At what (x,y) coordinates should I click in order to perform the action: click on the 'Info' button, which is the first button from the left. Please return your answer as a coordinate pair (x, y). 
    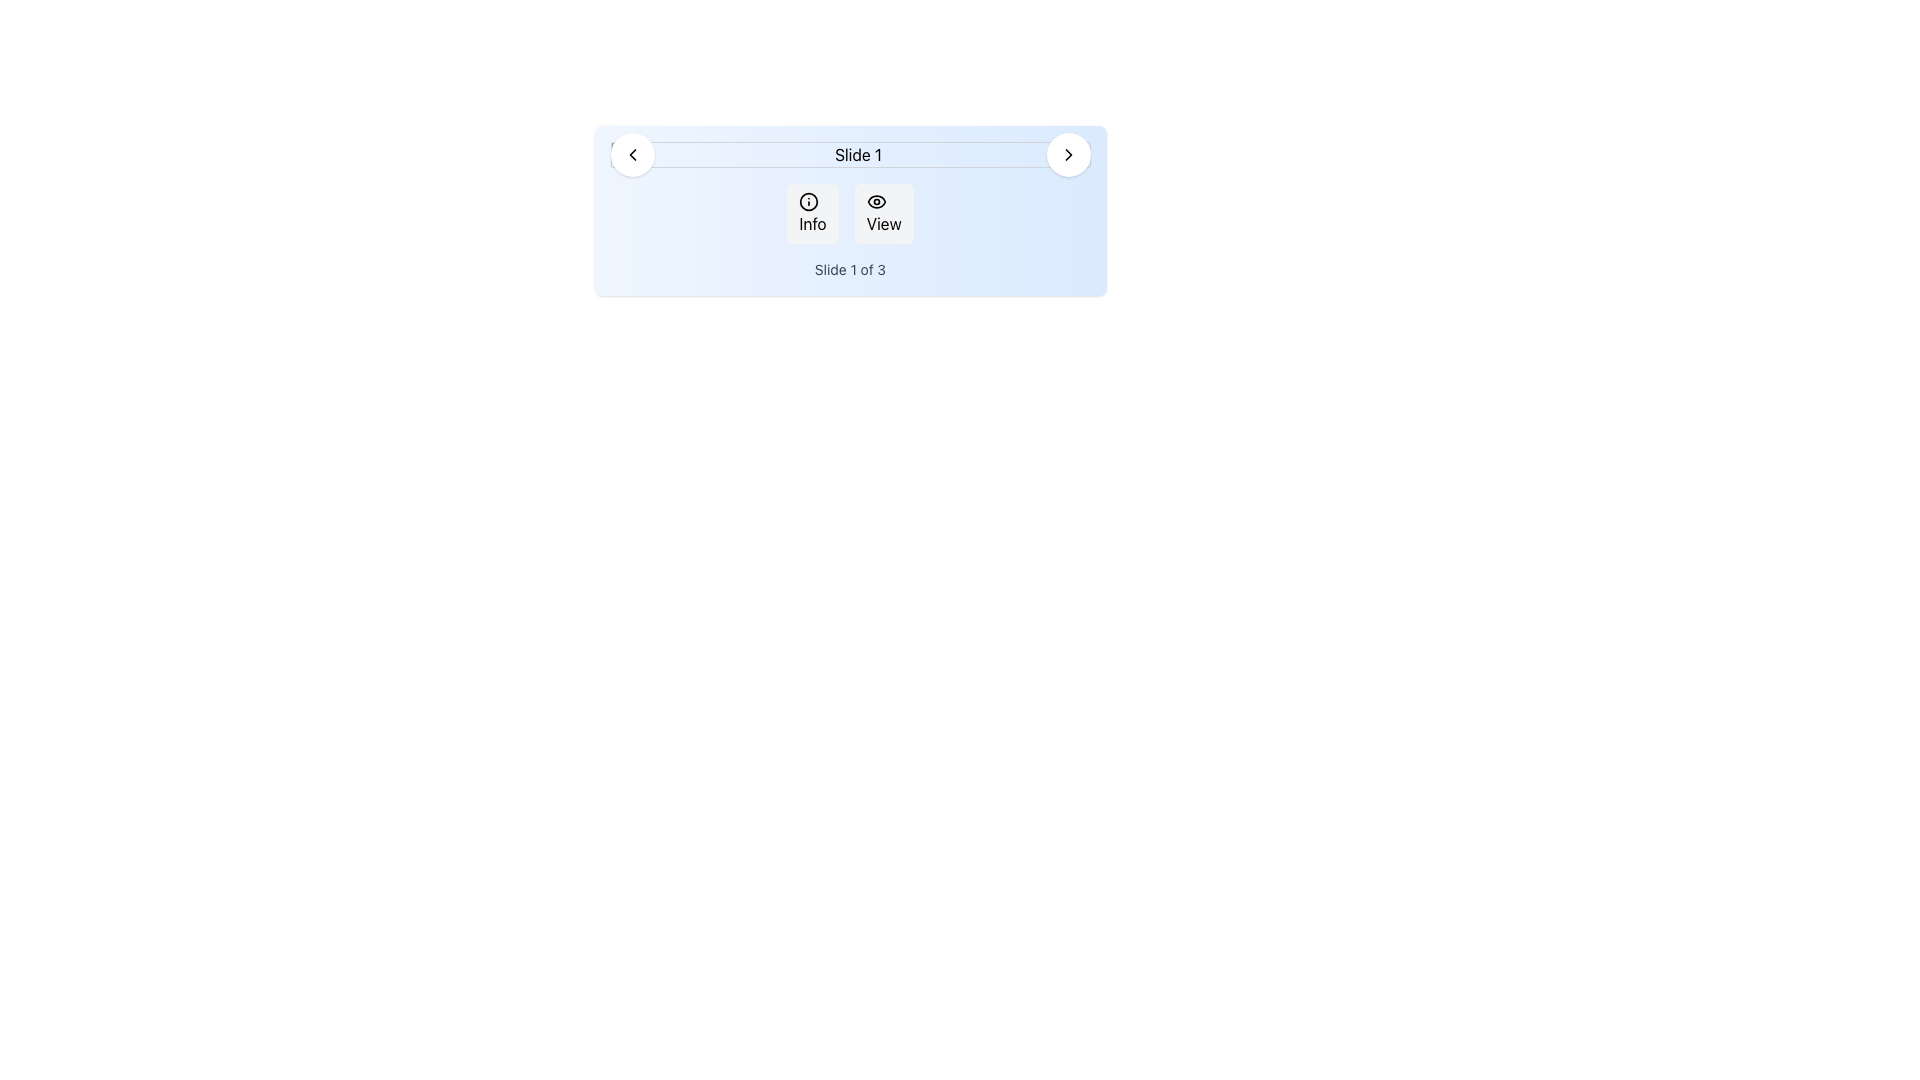
    Looking at the image, I should click on (812, 213).